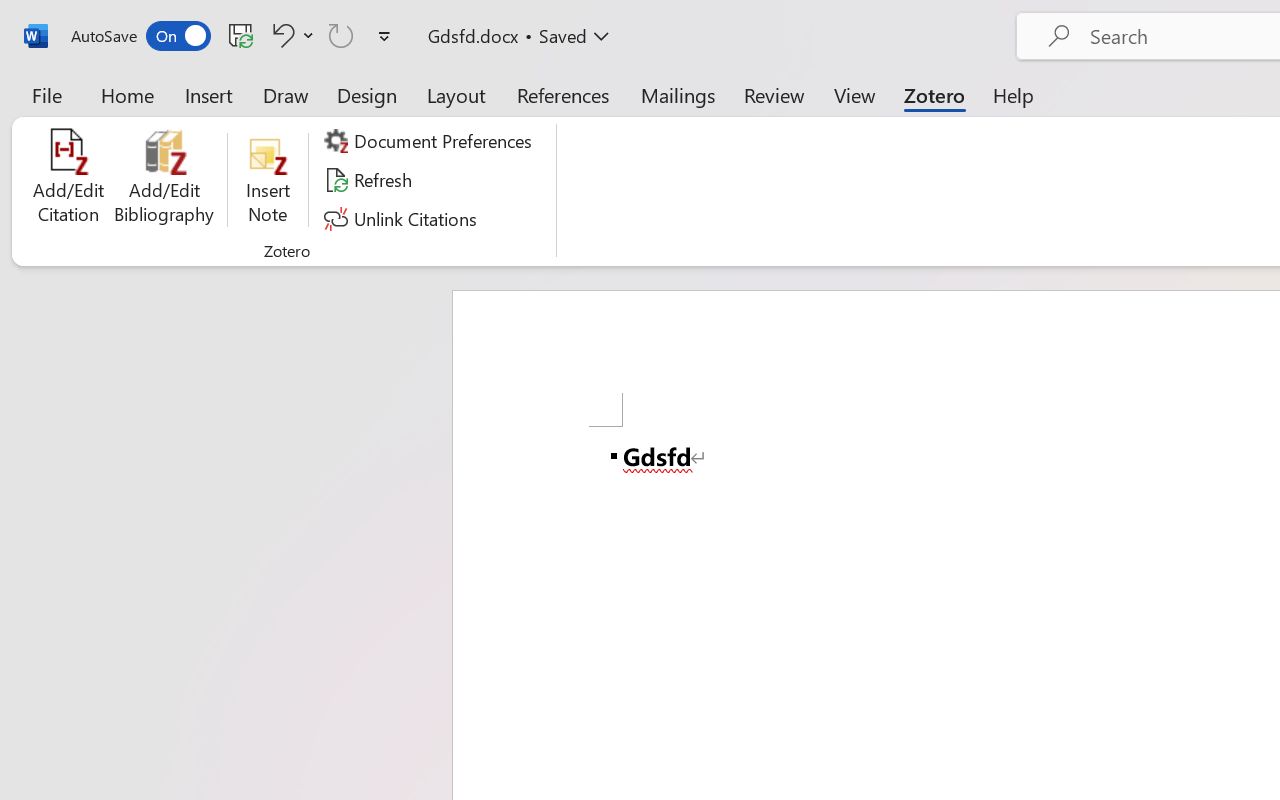 The height and width of the screenshot is (800, 1280). What do you see at coordinates (430, 141) in the screenshot?
I see `'Document Preferences'` at bounding box center [430, 141].